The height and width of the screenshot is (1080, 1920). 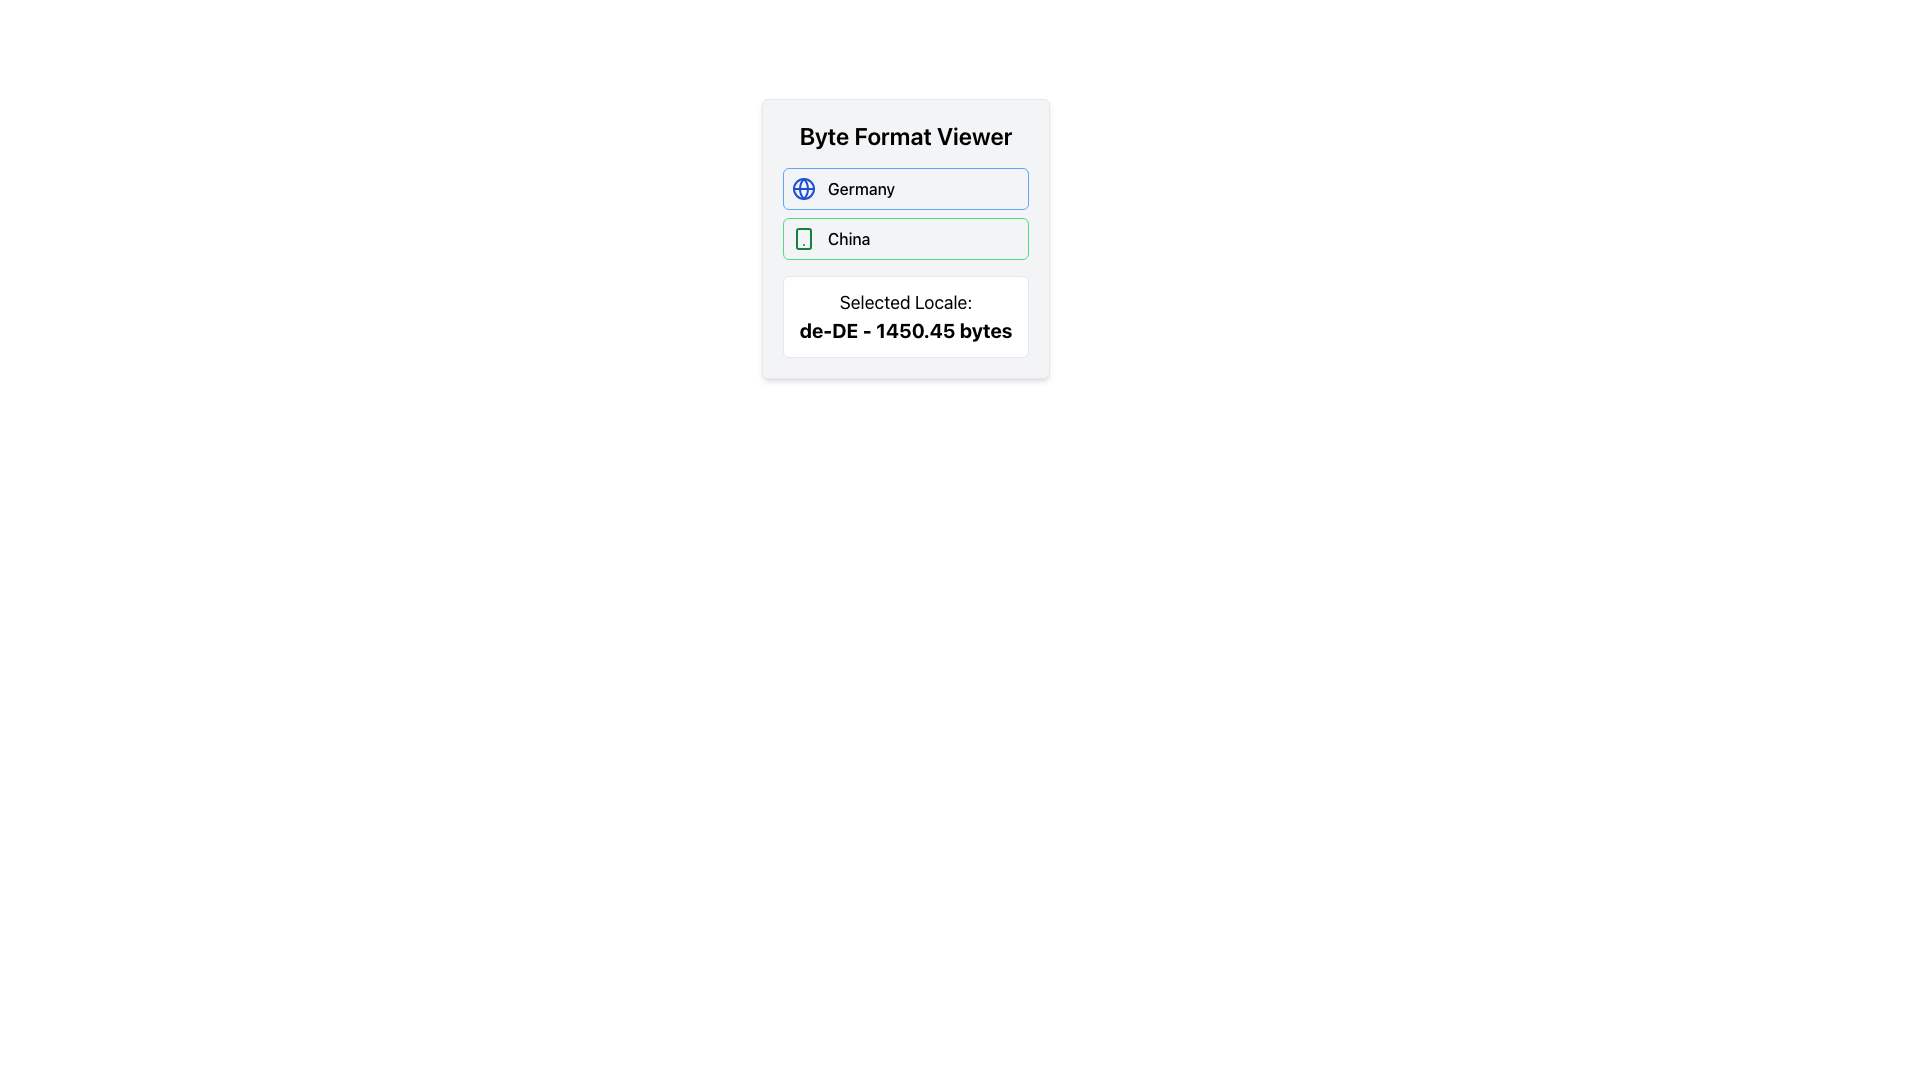 I want to click on the SVG icon representing 'Germany', located at the start of the row labeled 'Germany' within a bordered, rounded rectangle, so click(x=804, y=189).